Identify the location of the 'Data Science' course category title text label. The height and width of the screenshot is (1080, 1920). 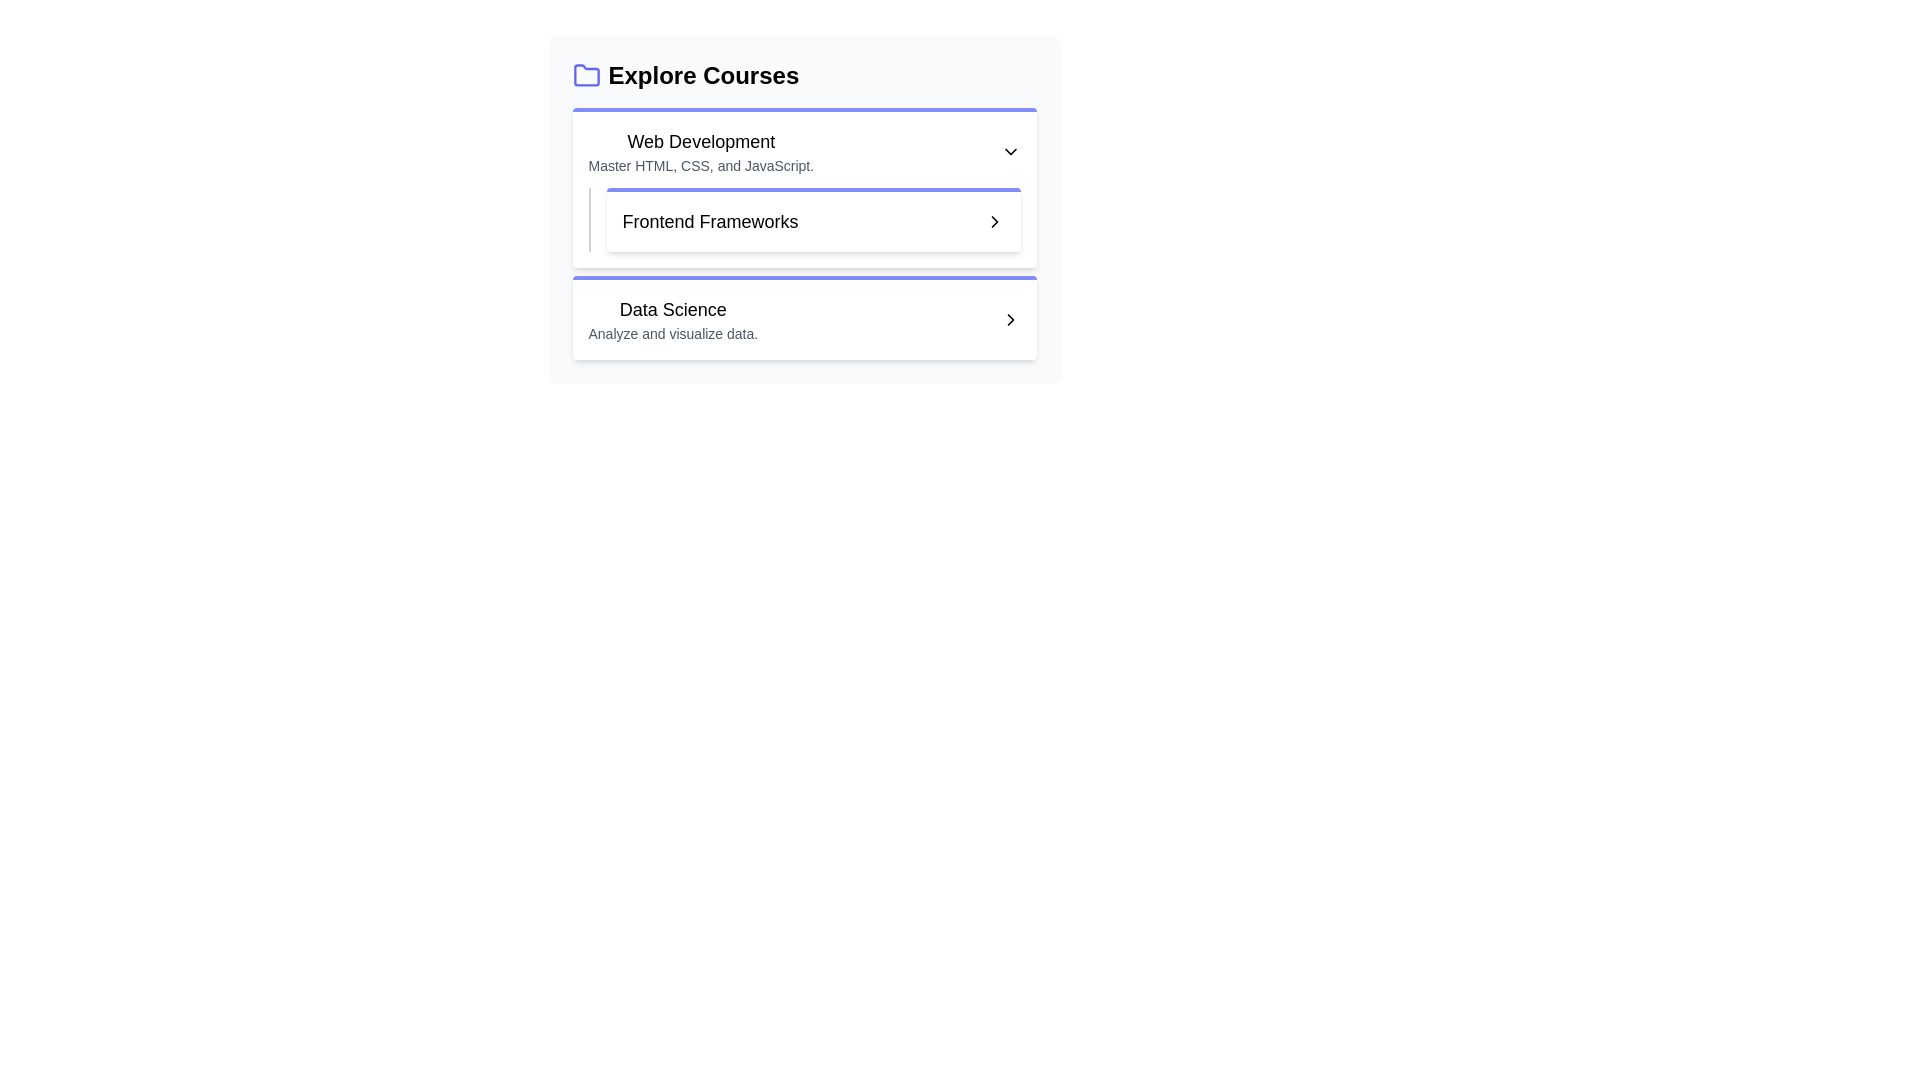
(673, 309).